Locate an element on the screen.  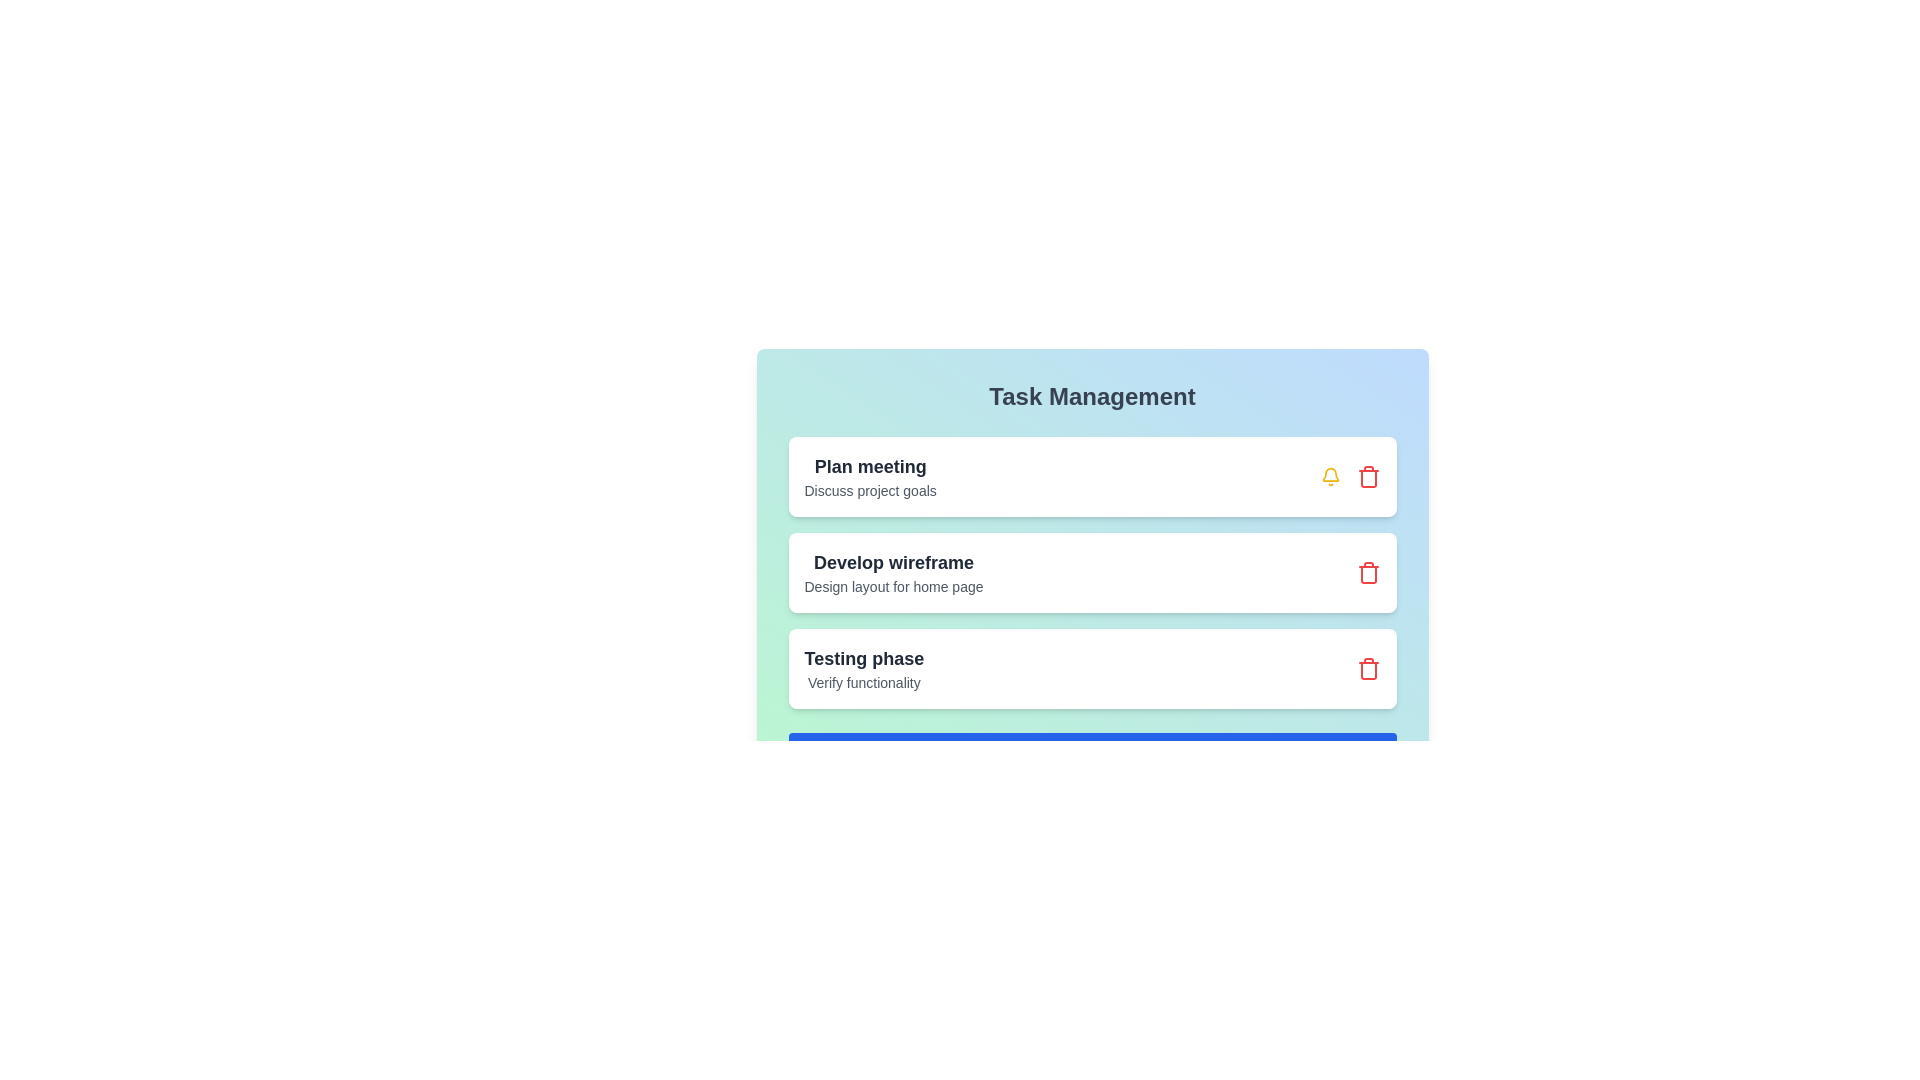
the trash icon next to the task titled 'Develop wireframe' to remove it is located at coordinates (1367, 573).